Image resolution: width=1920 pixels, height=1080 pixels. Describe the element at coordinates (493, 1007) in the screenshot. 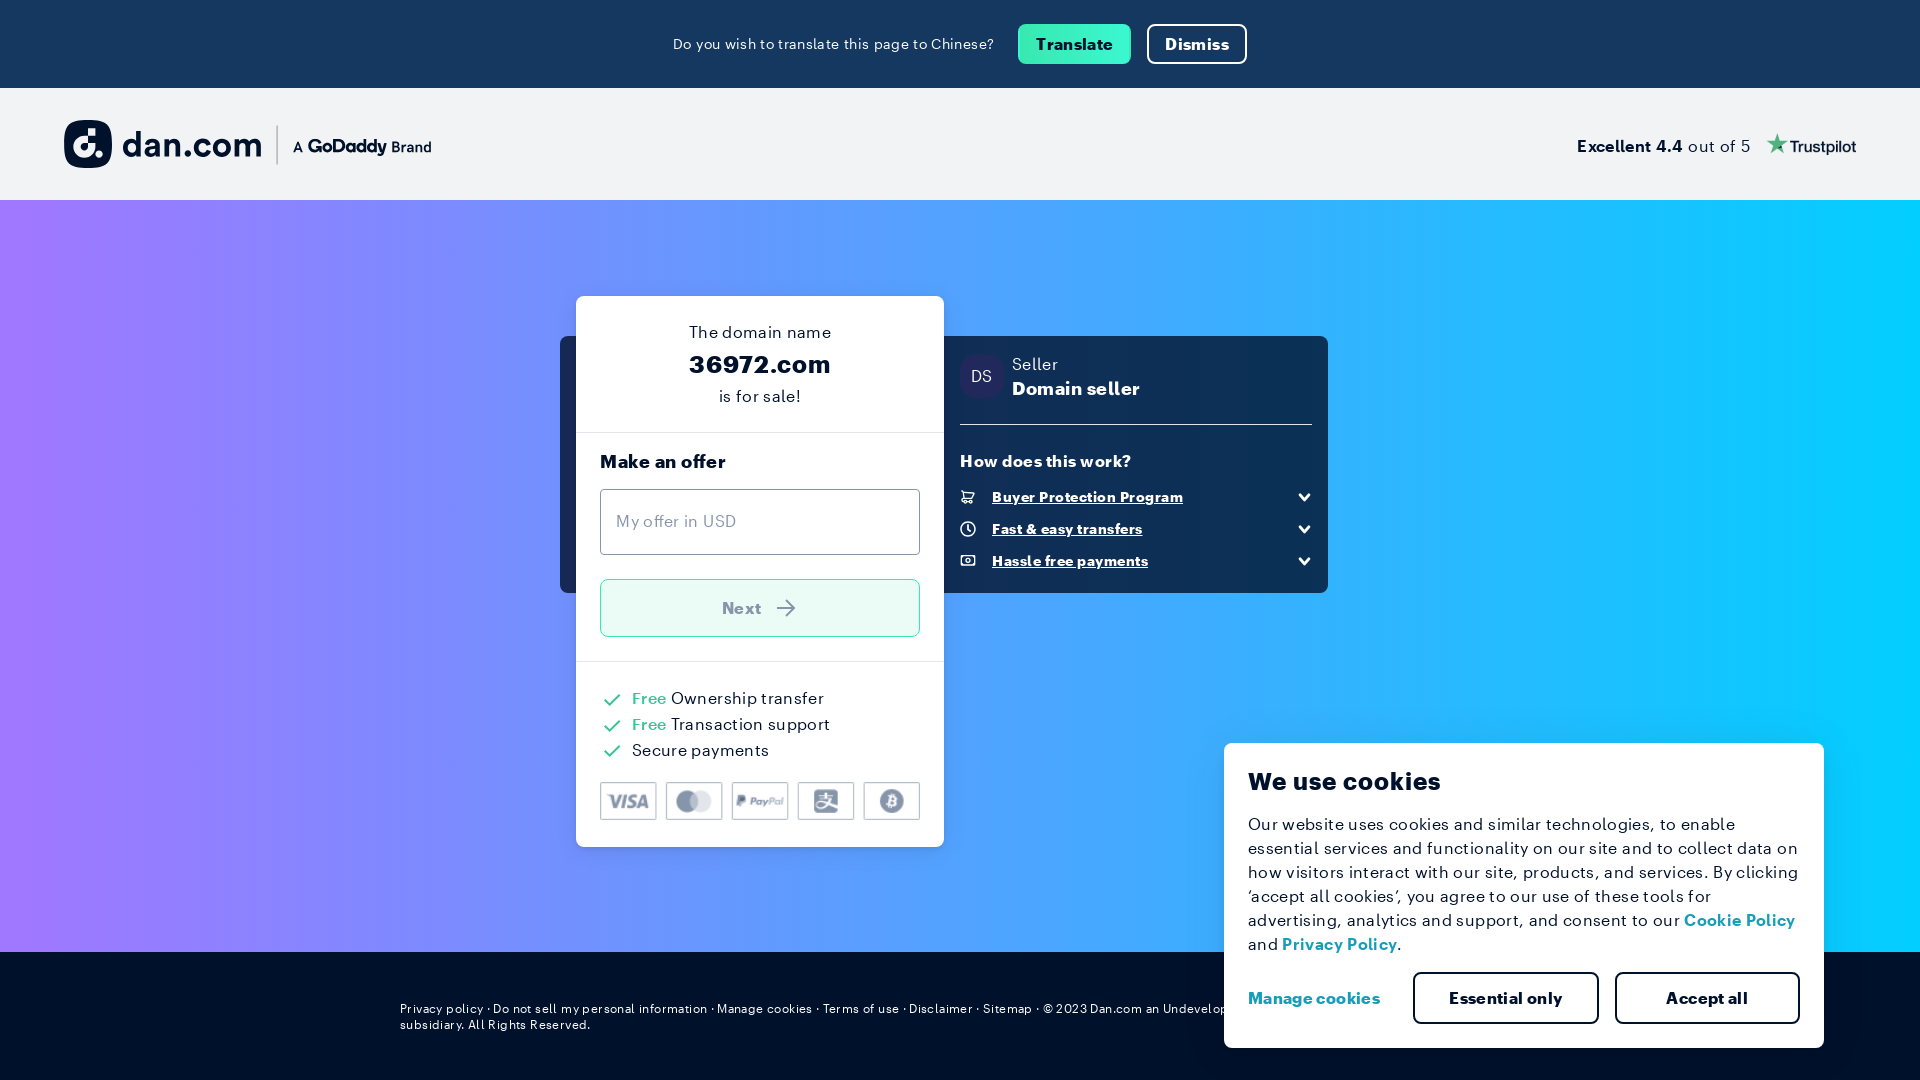

I see `'Do not sell my personal information'` at that location.